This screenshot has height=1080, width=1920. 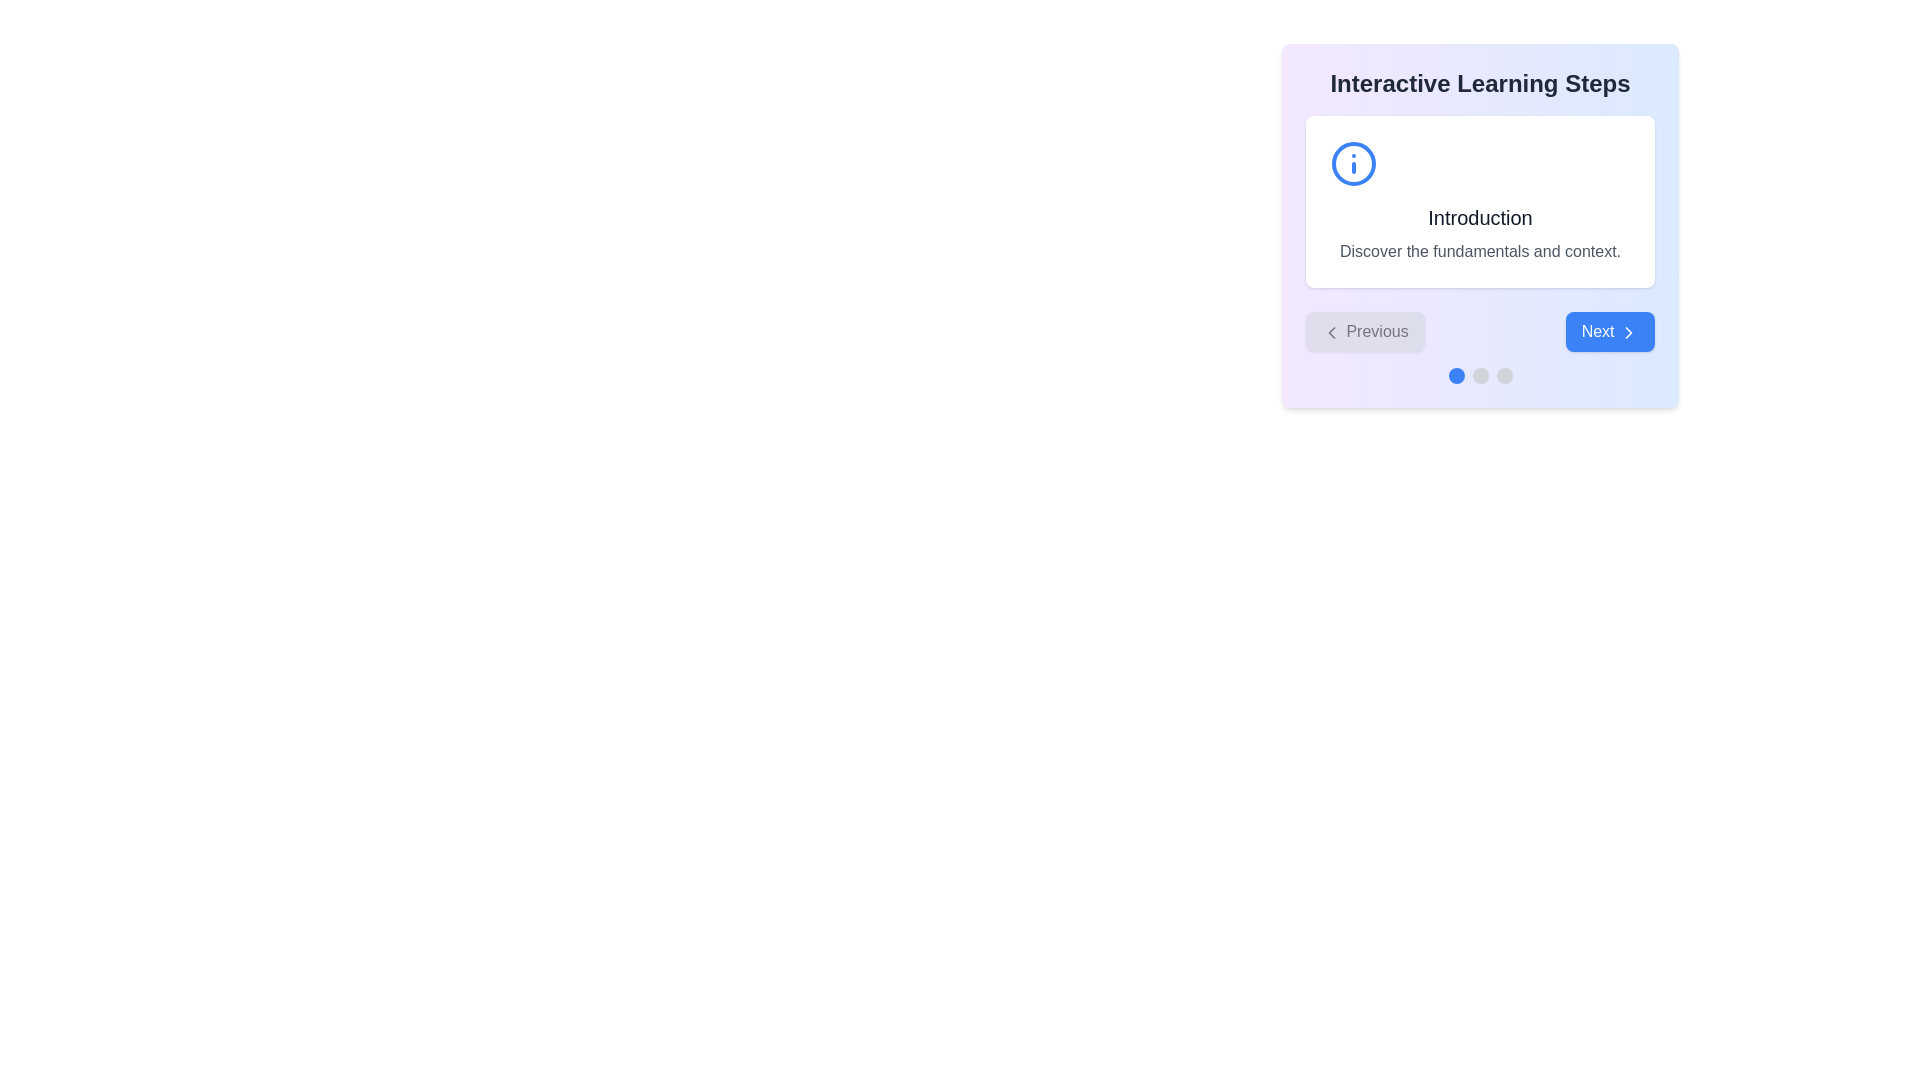 I want to click on the blue circle in the step indicator, so click(x=1480, y=375).